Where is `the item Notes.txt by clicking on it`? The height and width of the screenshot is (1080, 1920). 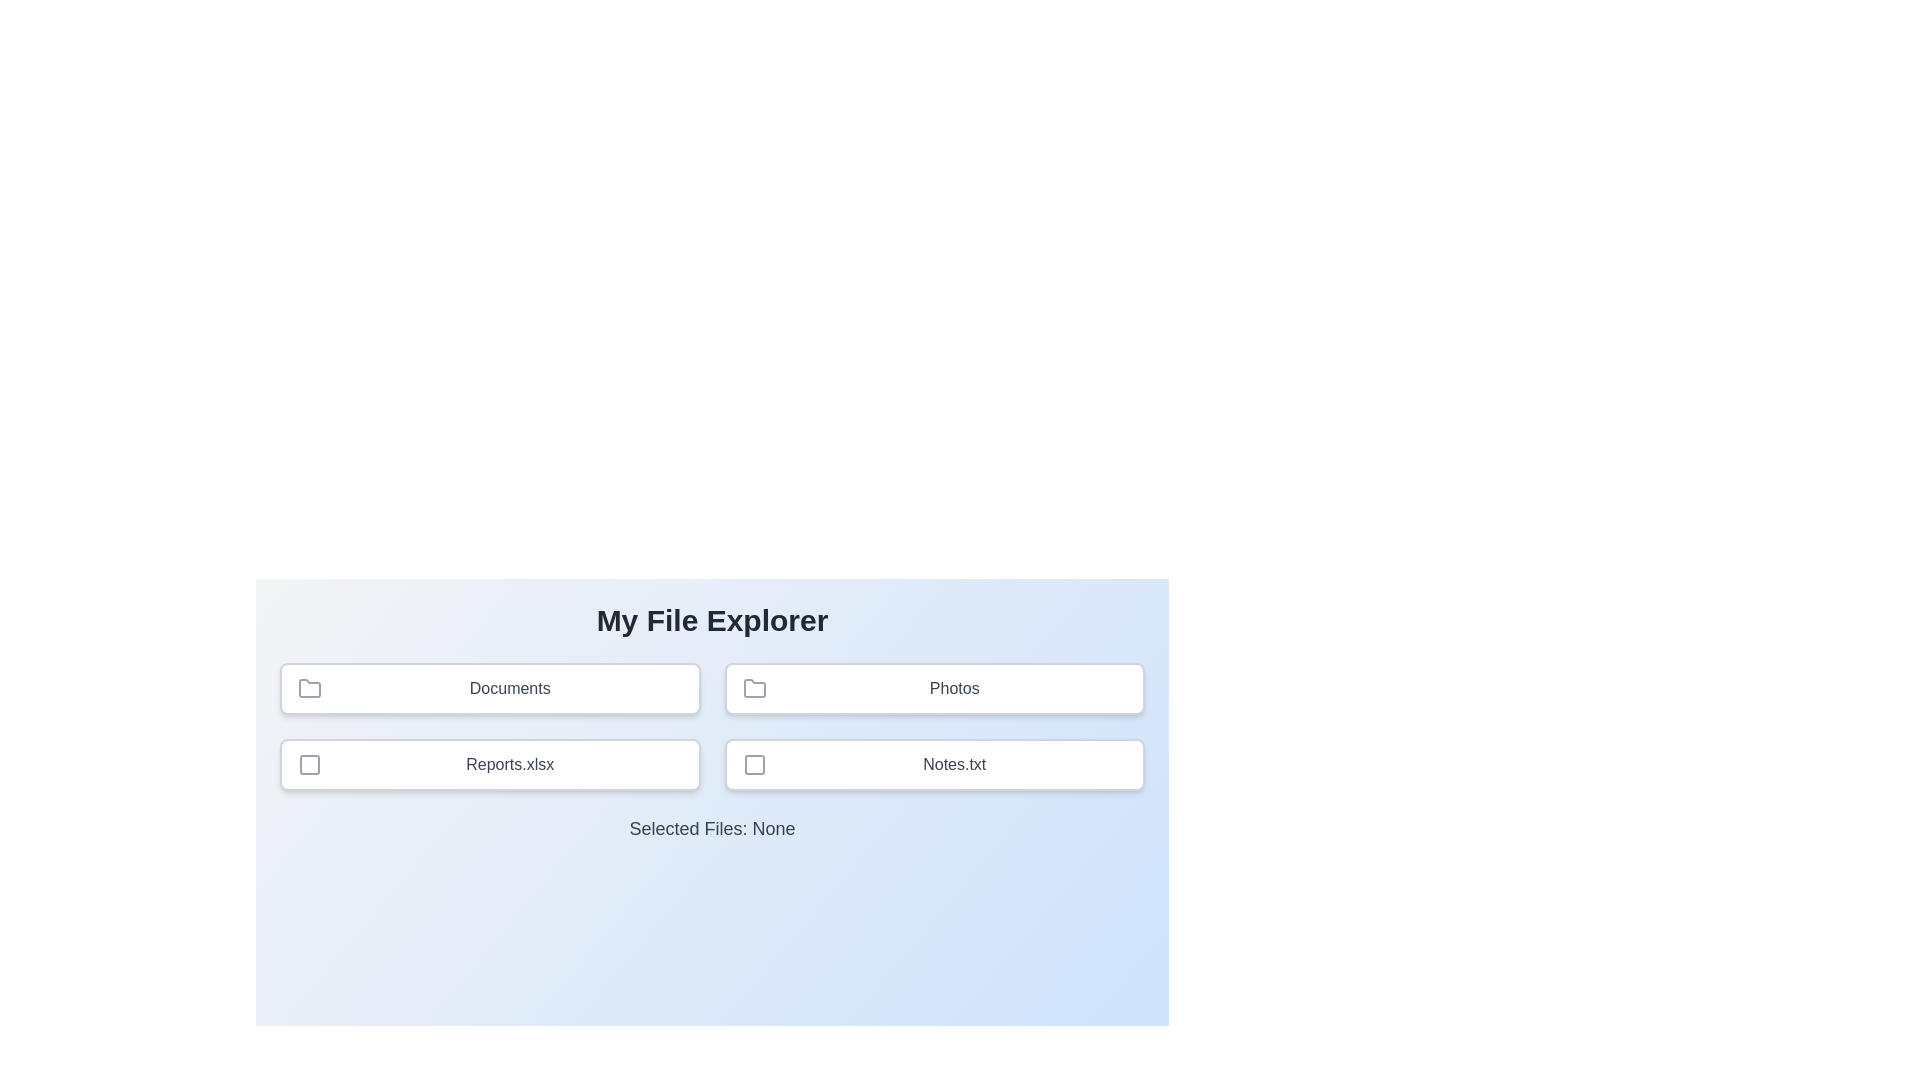
the item Notes.txt by clicking on it is located at coordinates (933, 764).